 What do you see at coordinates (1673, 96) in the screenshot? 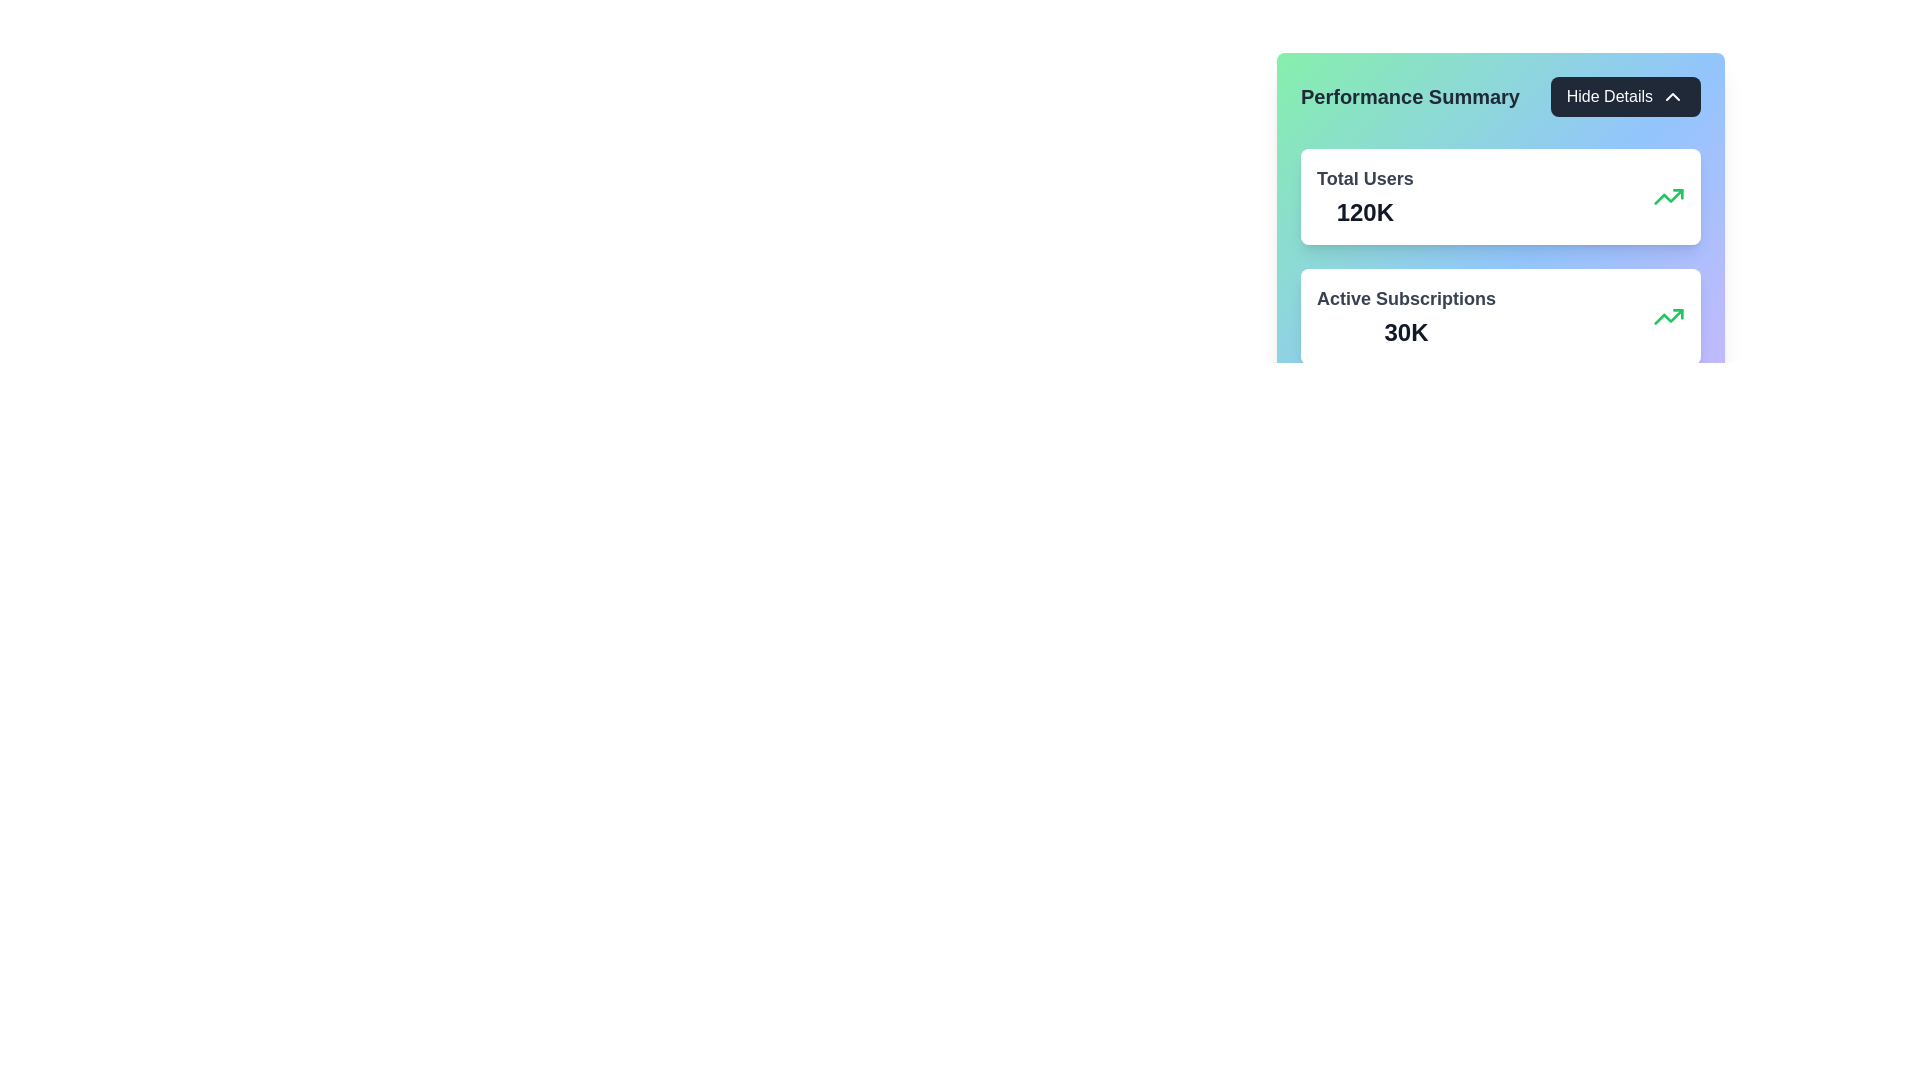
I see `the collapse icon located within the 'Hide Details' button at the top-right corner of the performance summary card` at bounding box center [1673, 96].